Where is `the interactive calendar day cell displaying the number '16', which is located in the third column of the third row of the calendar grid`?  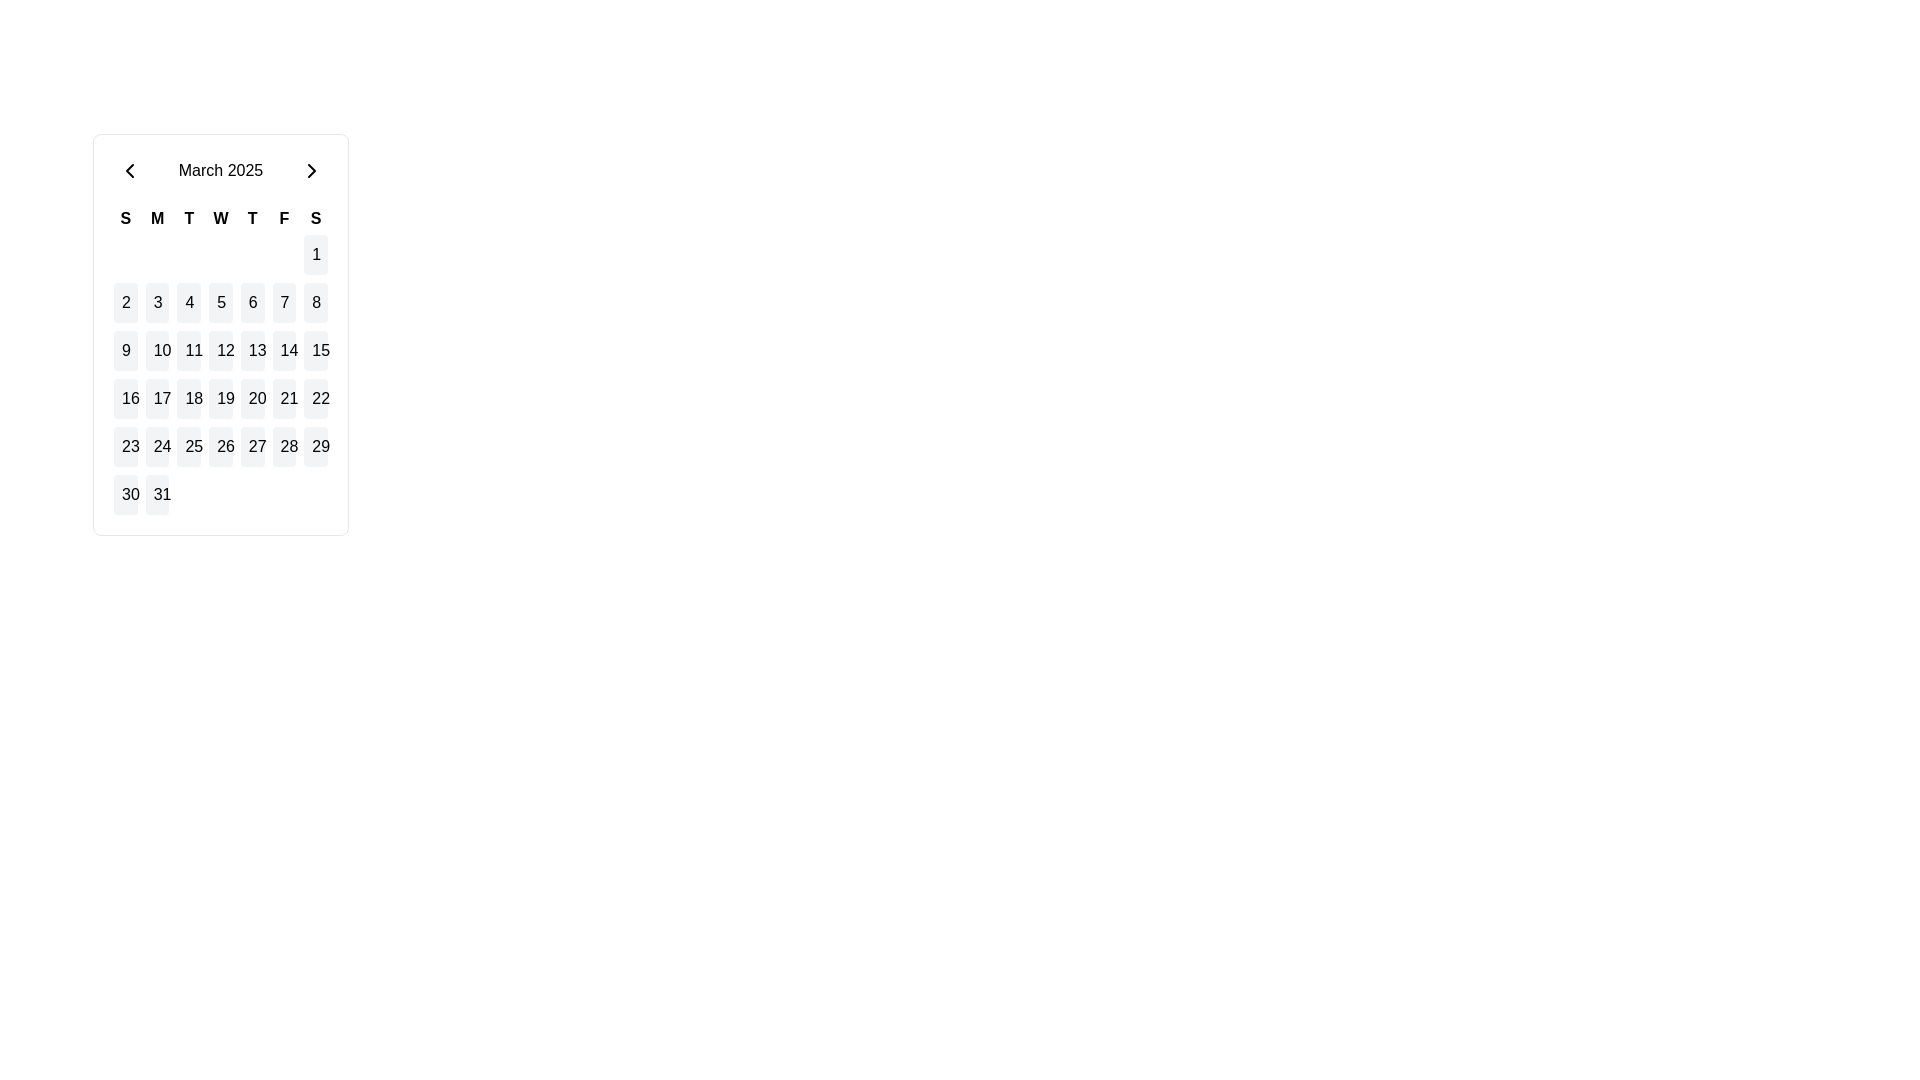 the interactive calendar day cell displaying the number '16', which is located in the third column of the third row of the calendar grid is located at coordinates (124, 398).